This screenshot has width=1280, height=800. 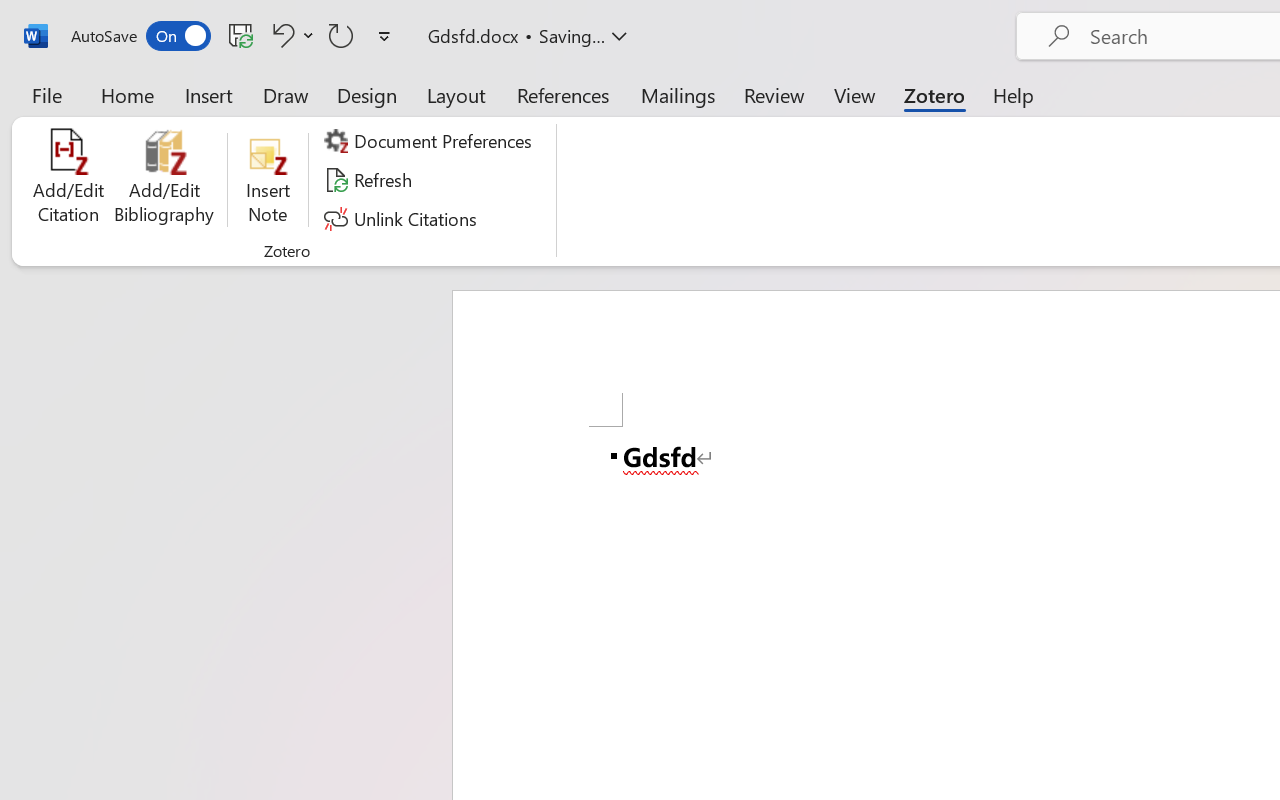 I want to click on 'Document Preferences', so click(x=430, y=141).